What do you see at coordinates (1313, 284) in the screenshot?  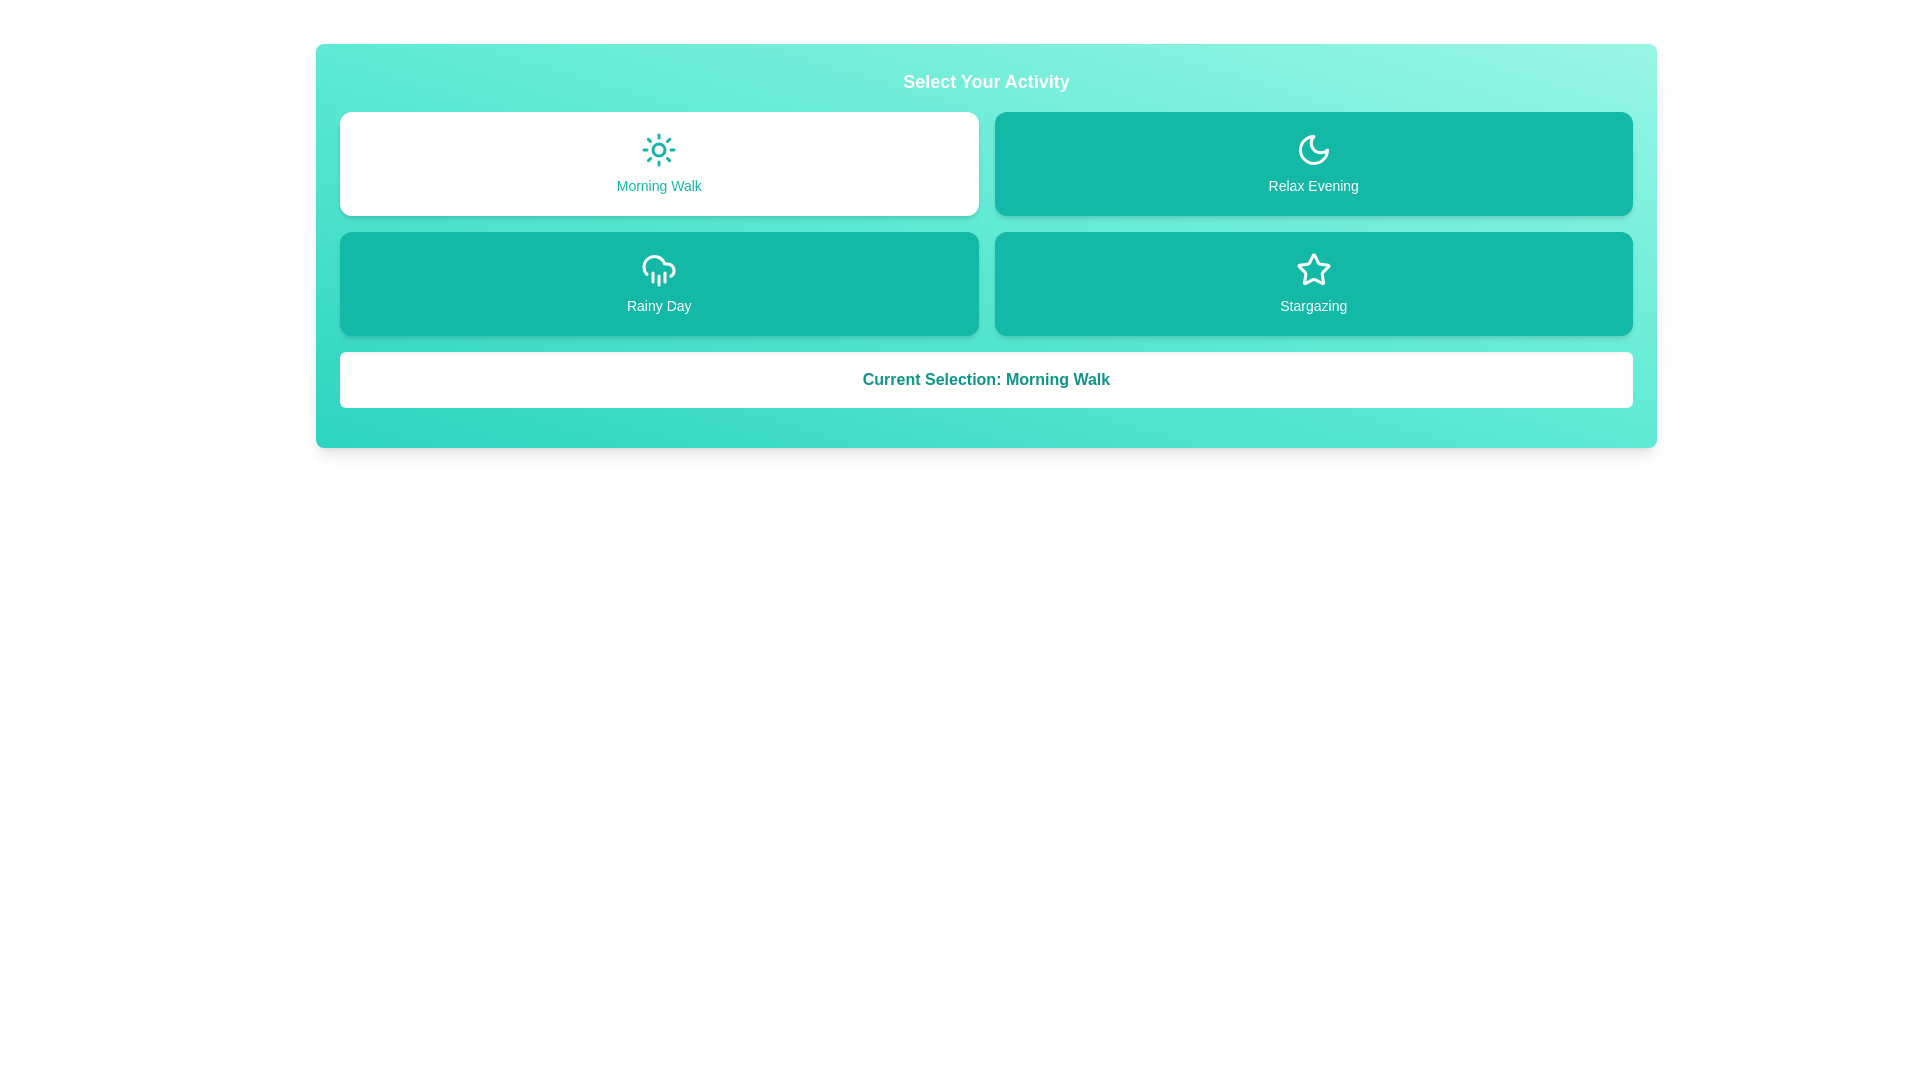 I see `the activity Stargazing by clicking on its button` at bounding box center [1313, 284].